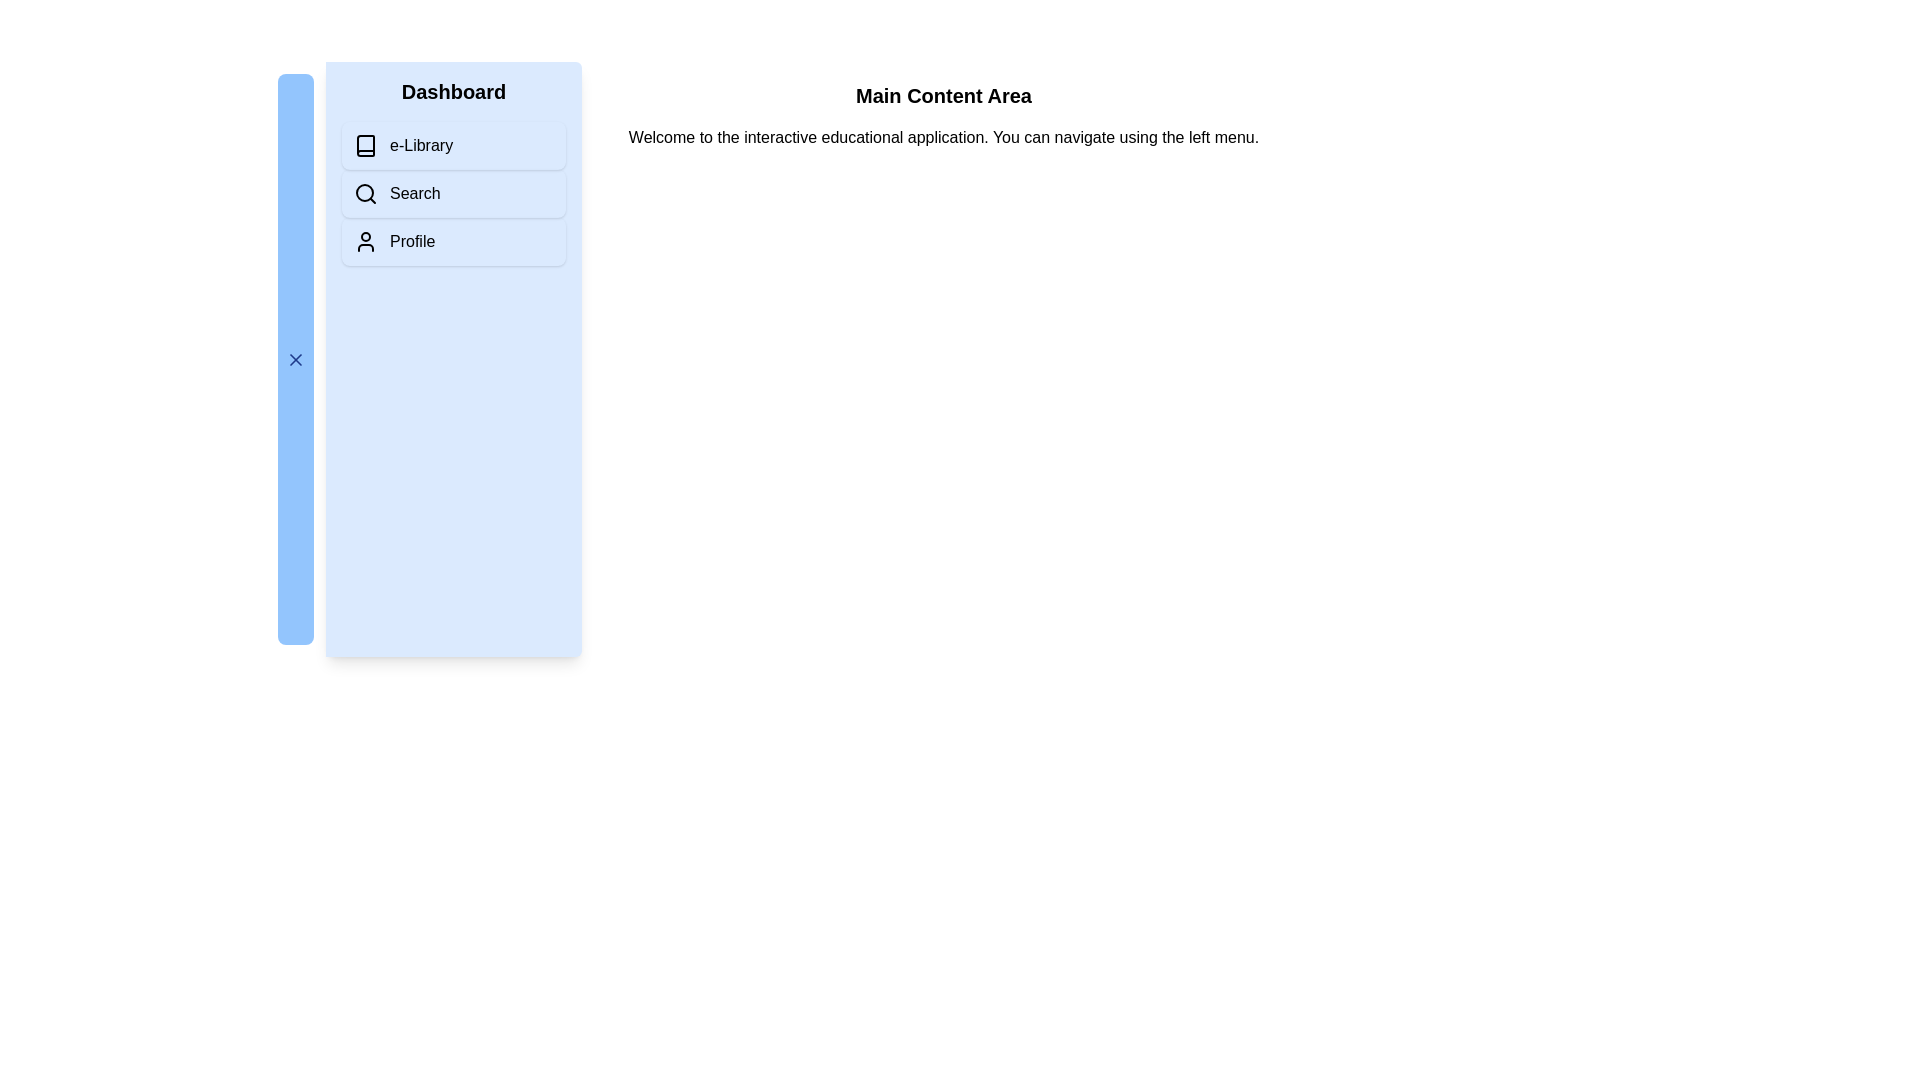  Describe the element at coordinates (295, 357) in the screenshot. I see `the vertical button with a light blue background and an 'X' icon located to the left of the main dashboard area` at that location.